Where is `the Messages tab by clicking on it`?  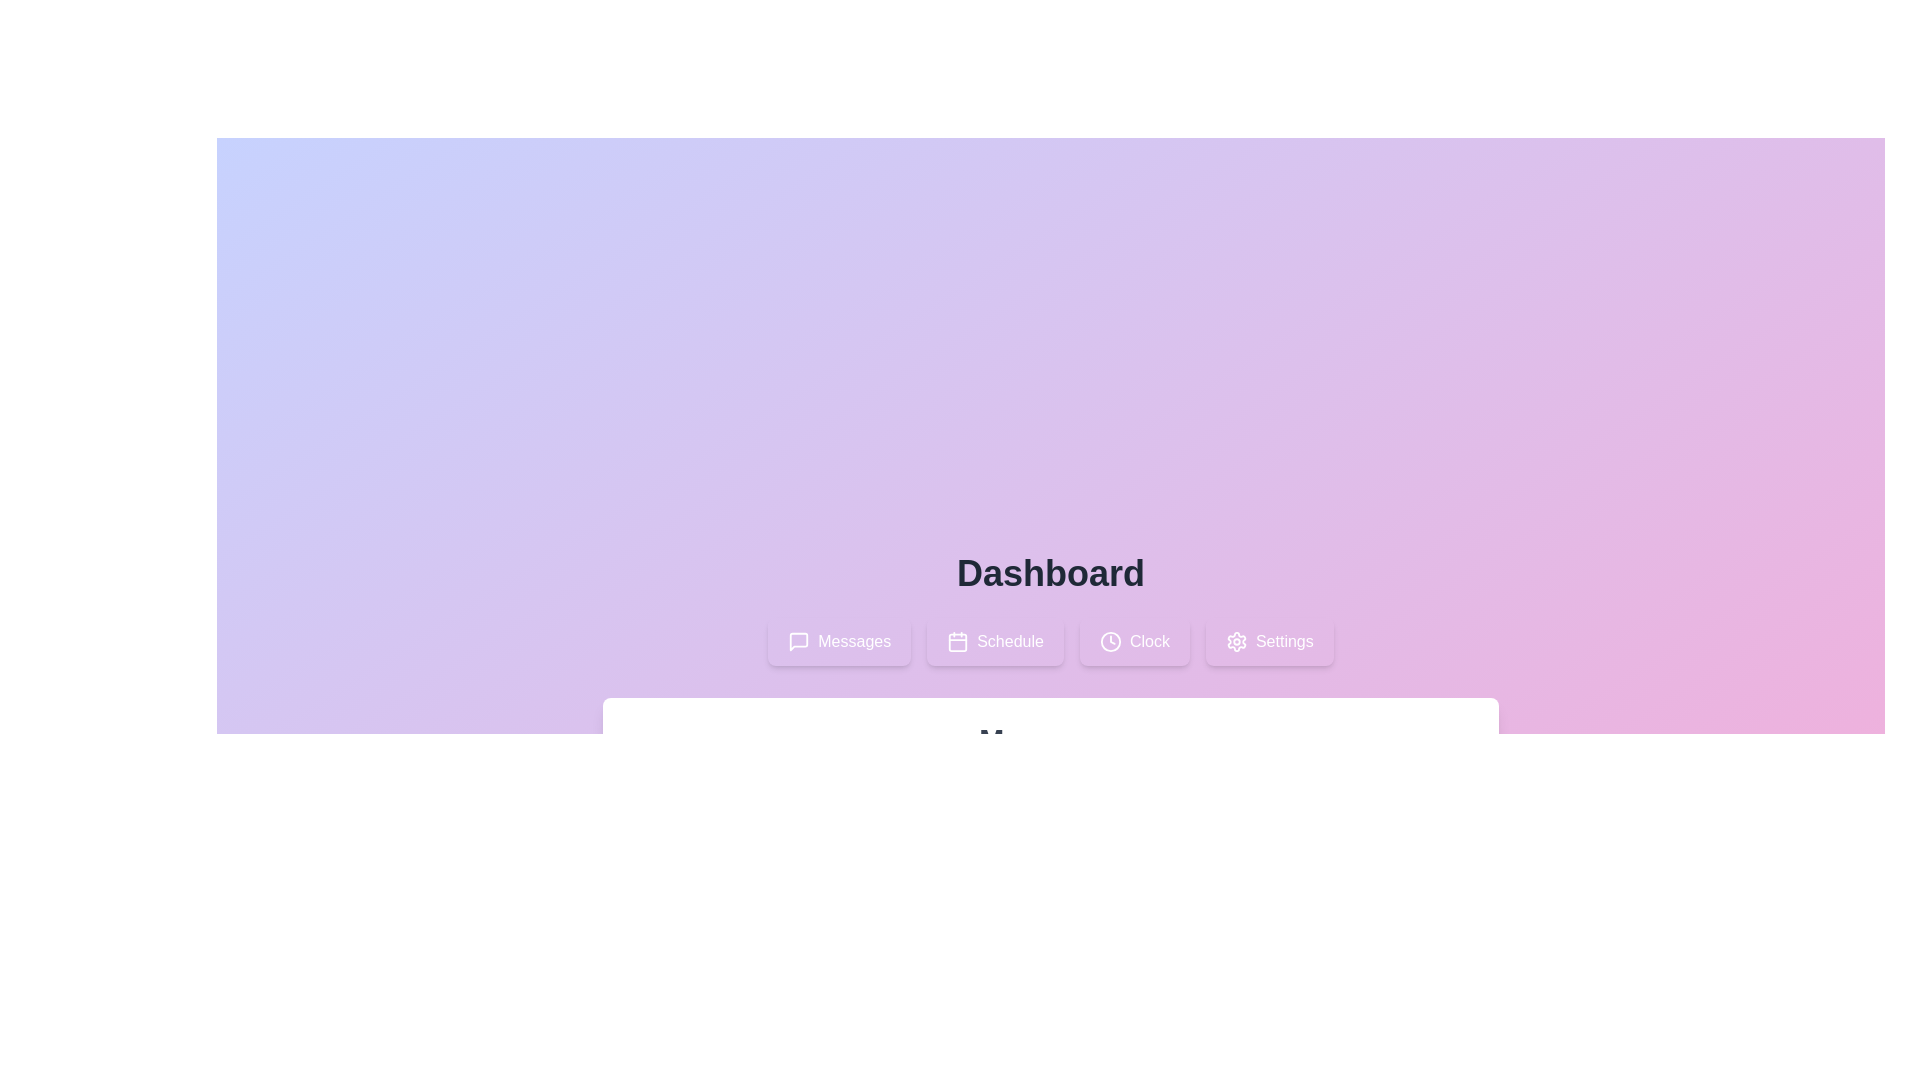 the Messages tab by clicking on it is located at coordinates (839, 641).